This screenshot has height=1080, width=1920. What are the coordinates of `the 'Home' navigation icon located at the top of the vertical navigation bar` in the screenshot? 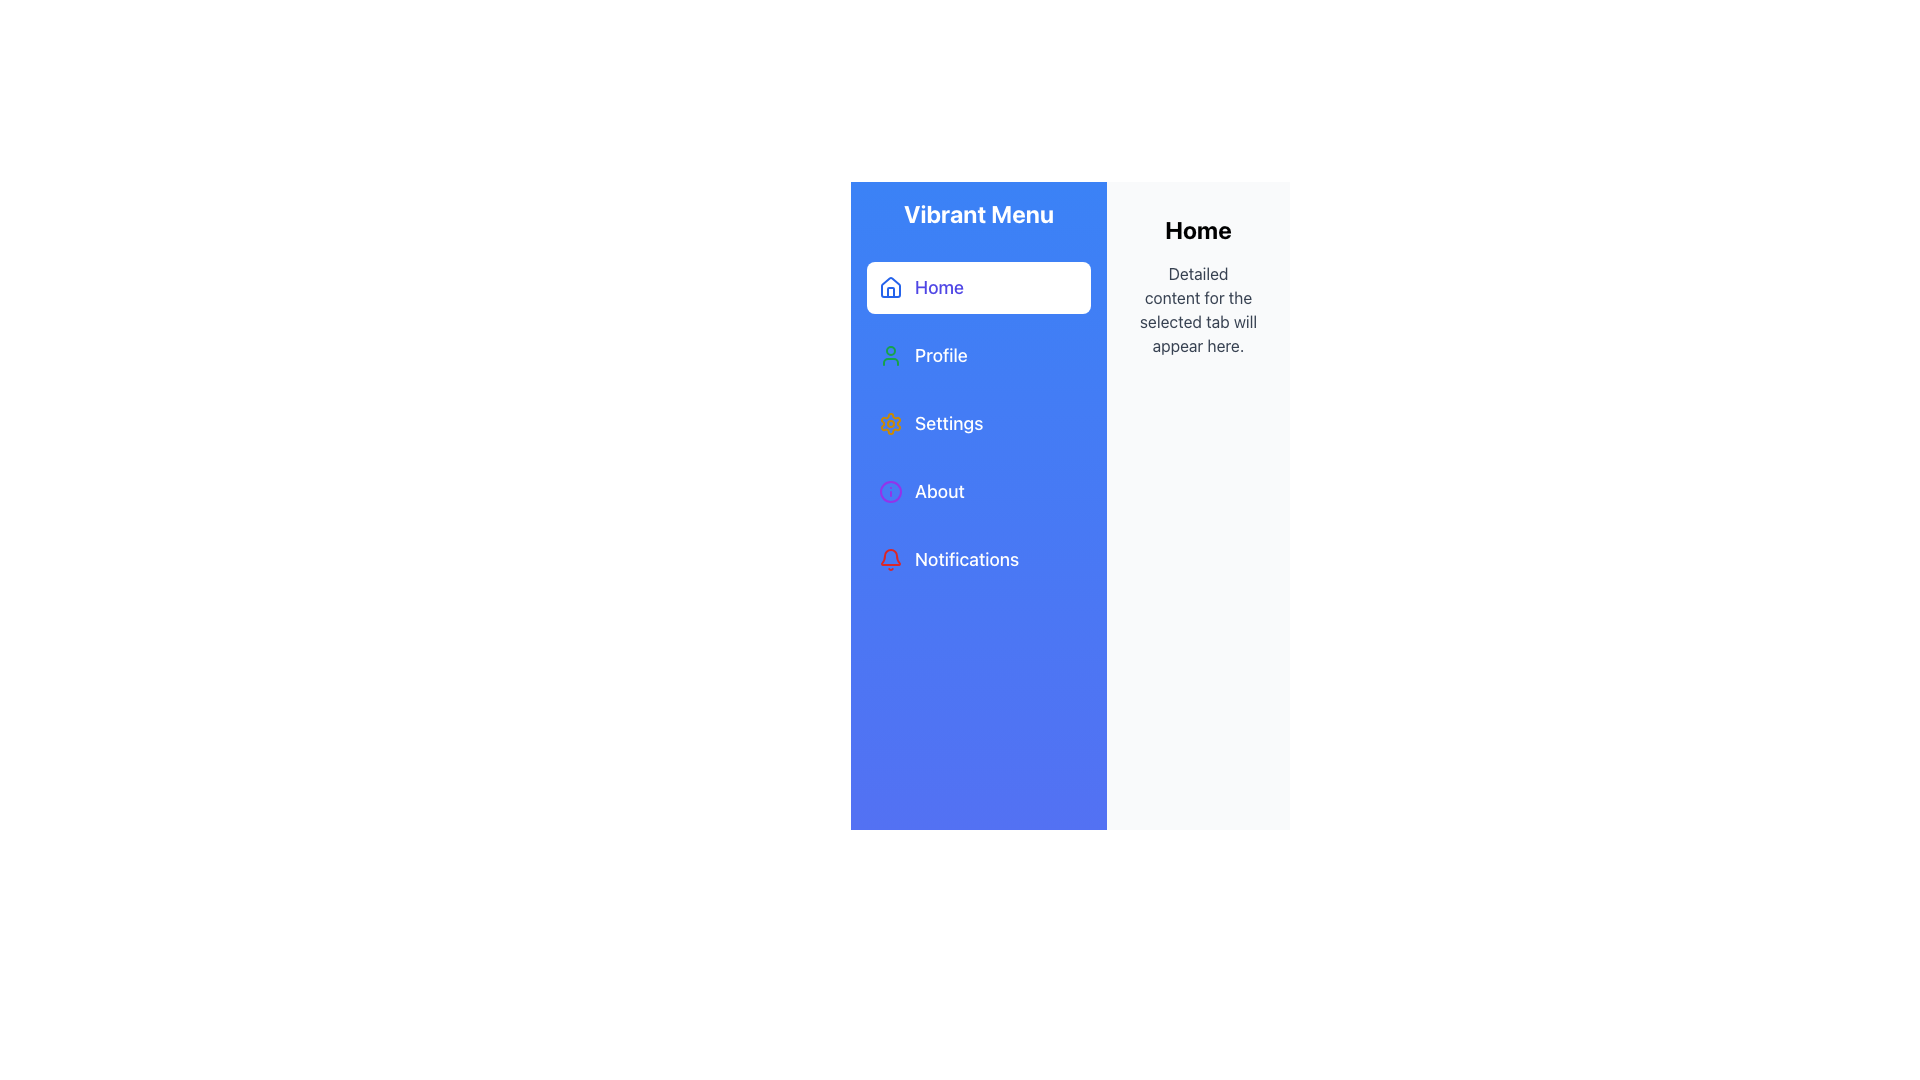 It's located at (890, 286).